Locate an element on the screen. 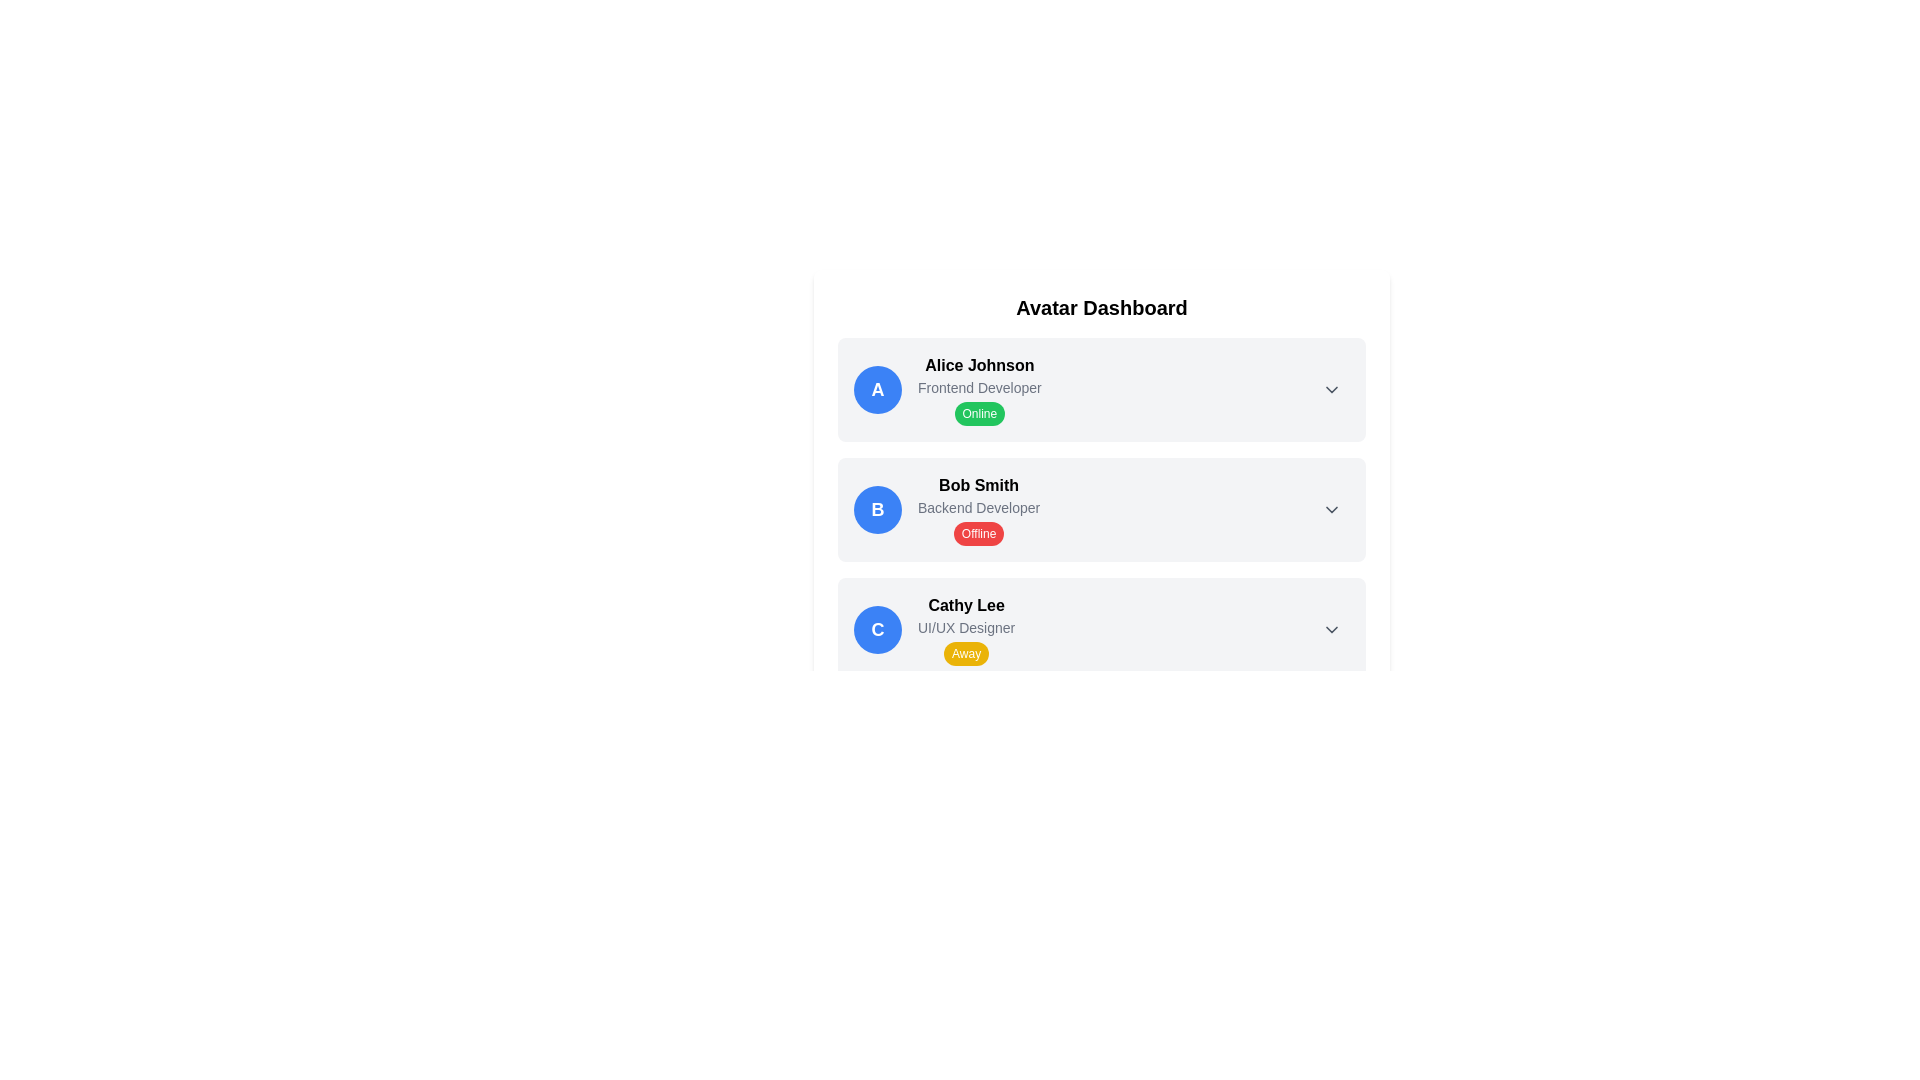  the offline status label for user 'Bob Smith', located in the bottom-right corner of the inner vertical panel, directly below 'Backend Developer' is located at coordinates (979, 532).